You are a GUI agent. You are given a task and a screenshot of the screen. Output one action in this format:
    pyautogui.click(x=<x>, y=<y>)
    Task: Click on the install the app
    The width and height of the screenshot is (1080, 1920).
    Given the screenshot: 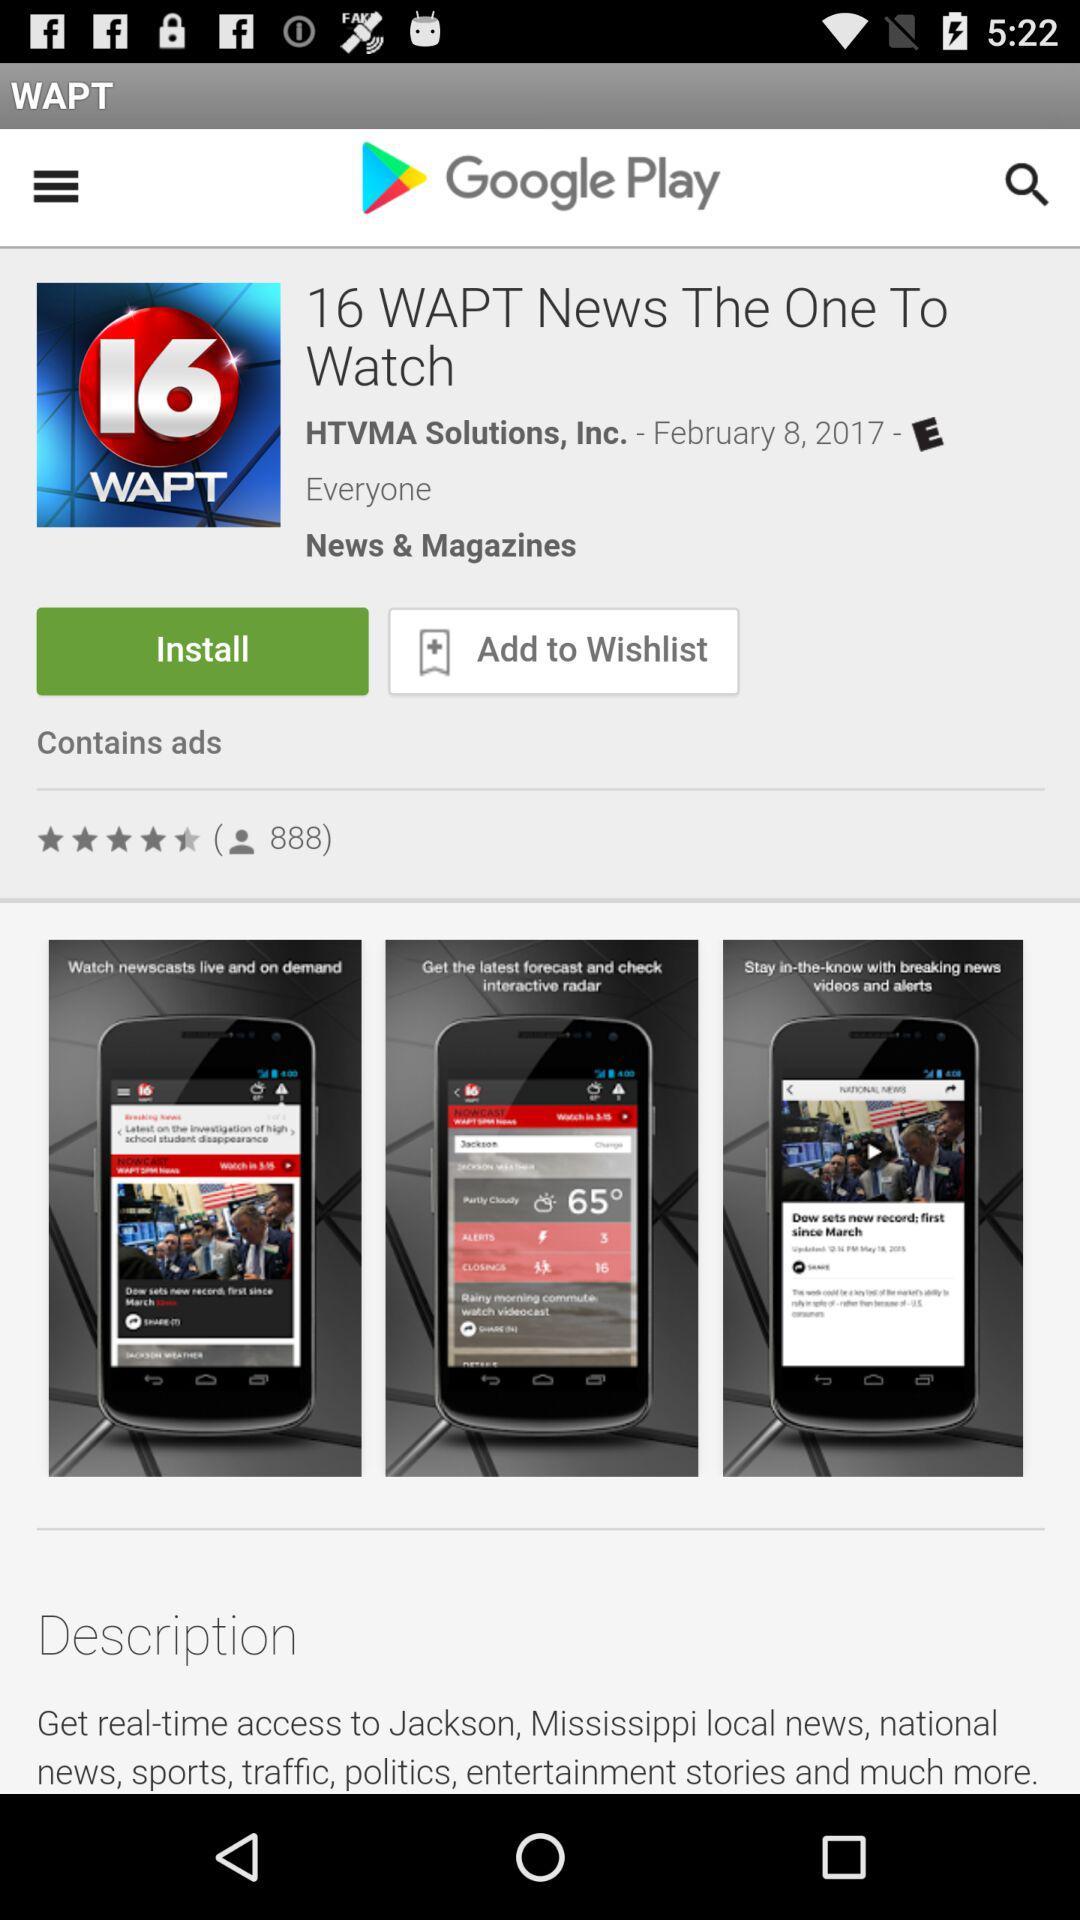 What is the action you would take?
    pyautogui.click(x=540, y=961)
    